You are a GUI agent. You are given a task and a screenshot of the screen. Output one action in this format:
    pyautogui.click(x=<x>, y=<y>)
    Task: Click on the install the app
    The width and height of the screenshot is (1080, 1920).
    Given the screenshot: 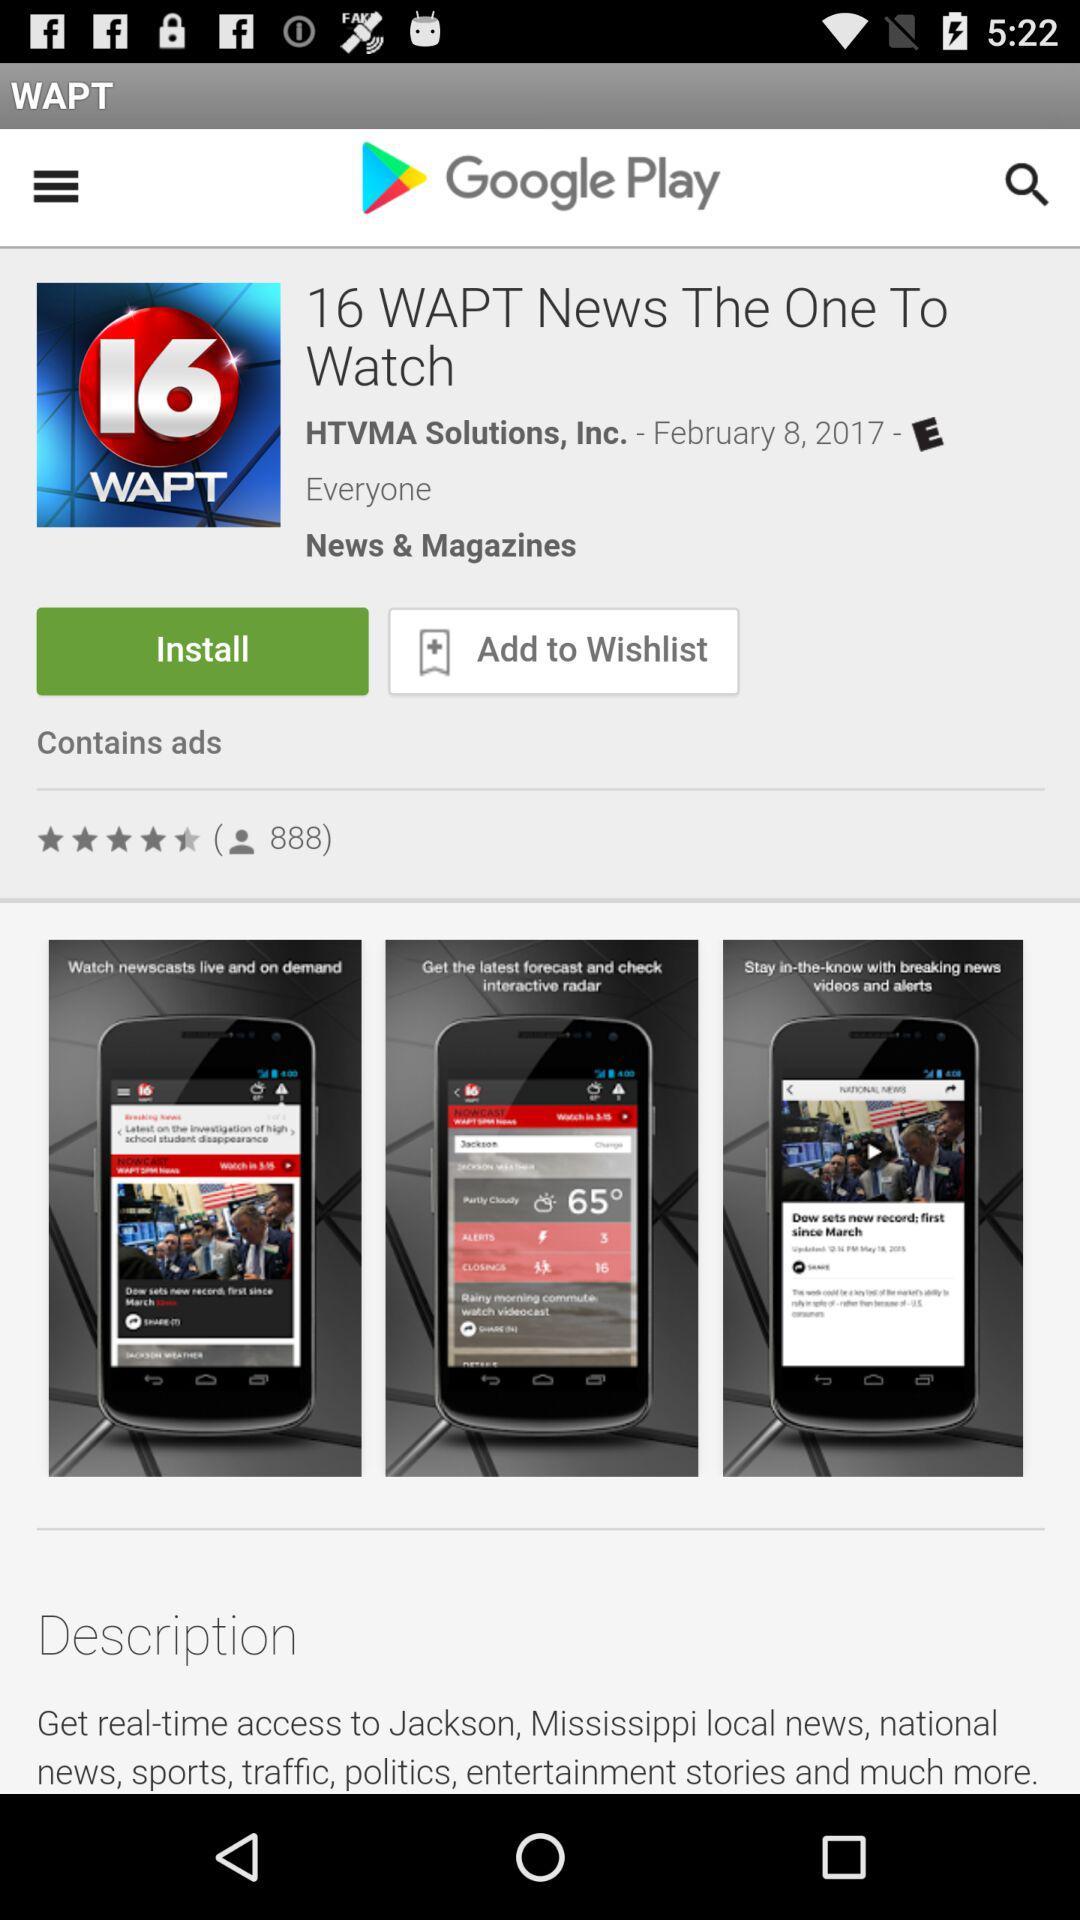 What is the action you would take?
    pyautogui.click(x=540, y=961)
    